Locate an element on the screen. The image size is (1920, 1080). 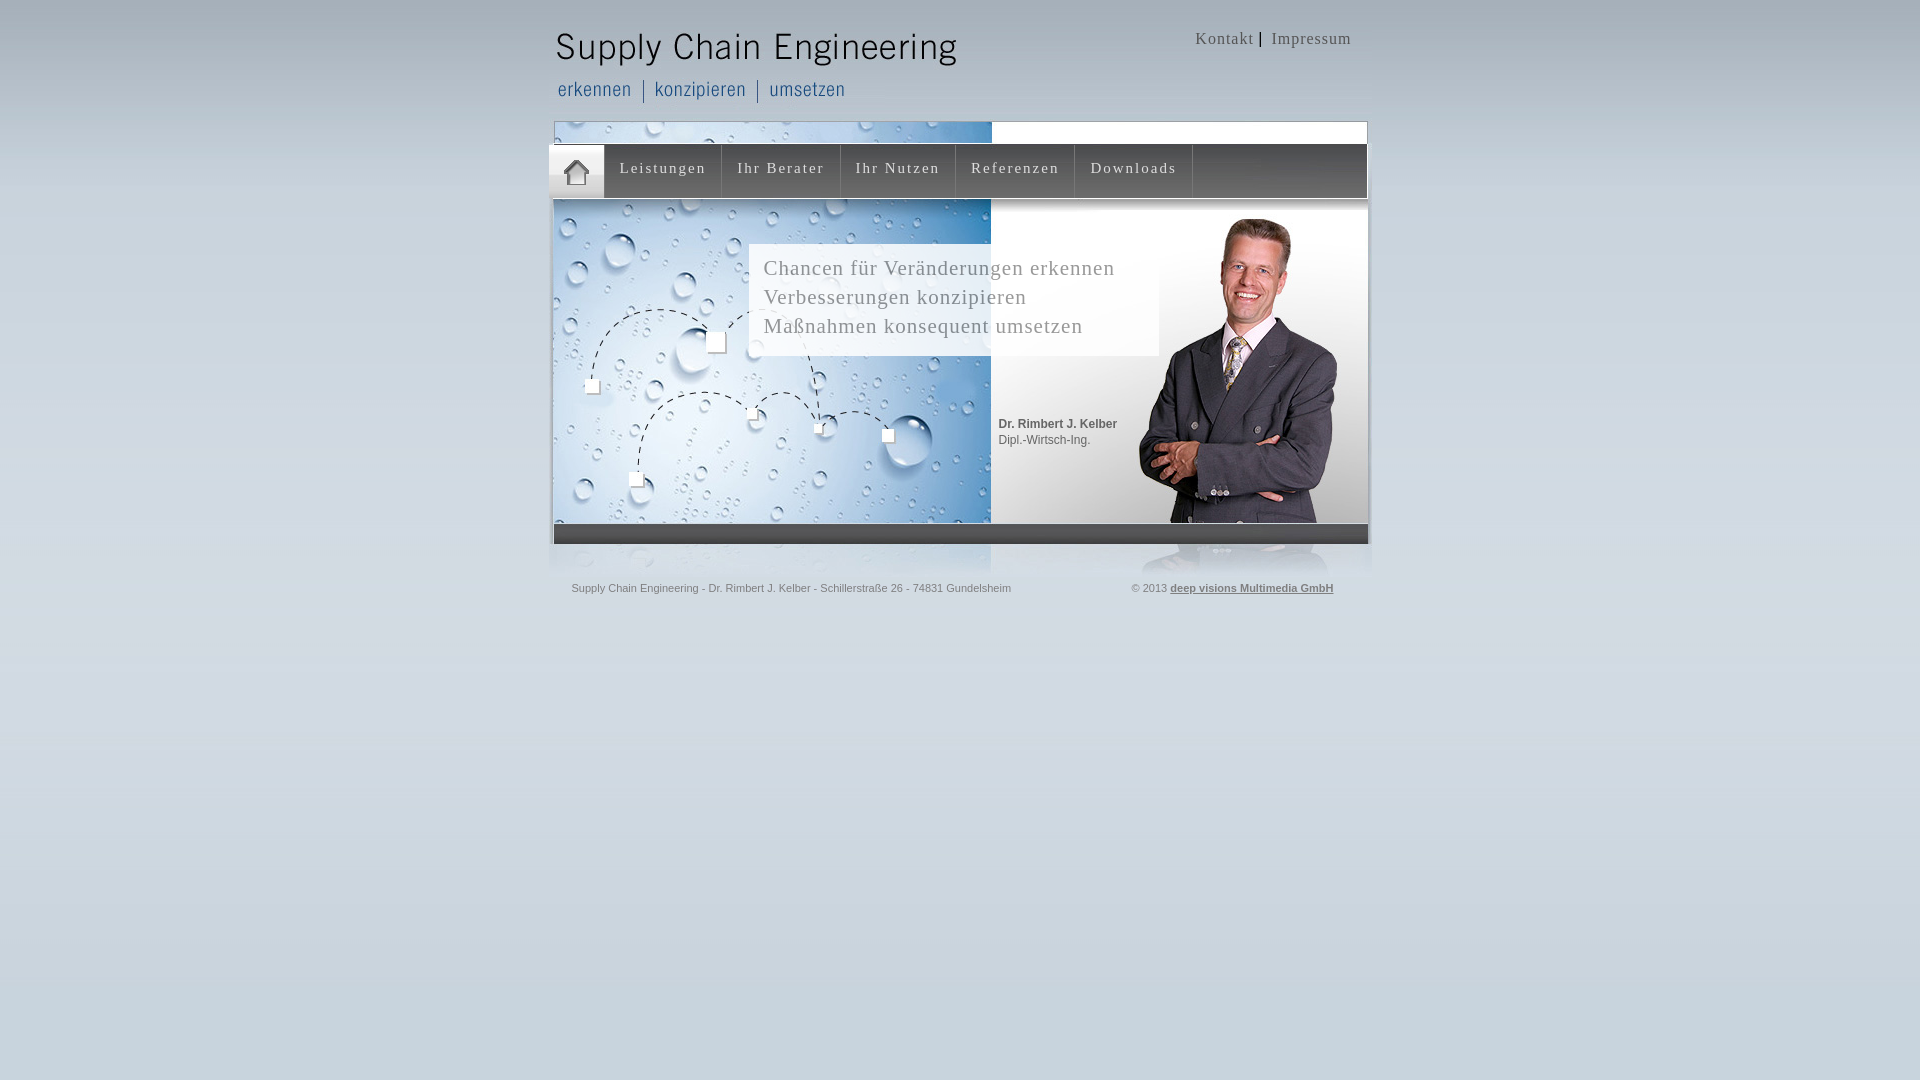
'Referenzen' is located at coordinates (1014, 167).